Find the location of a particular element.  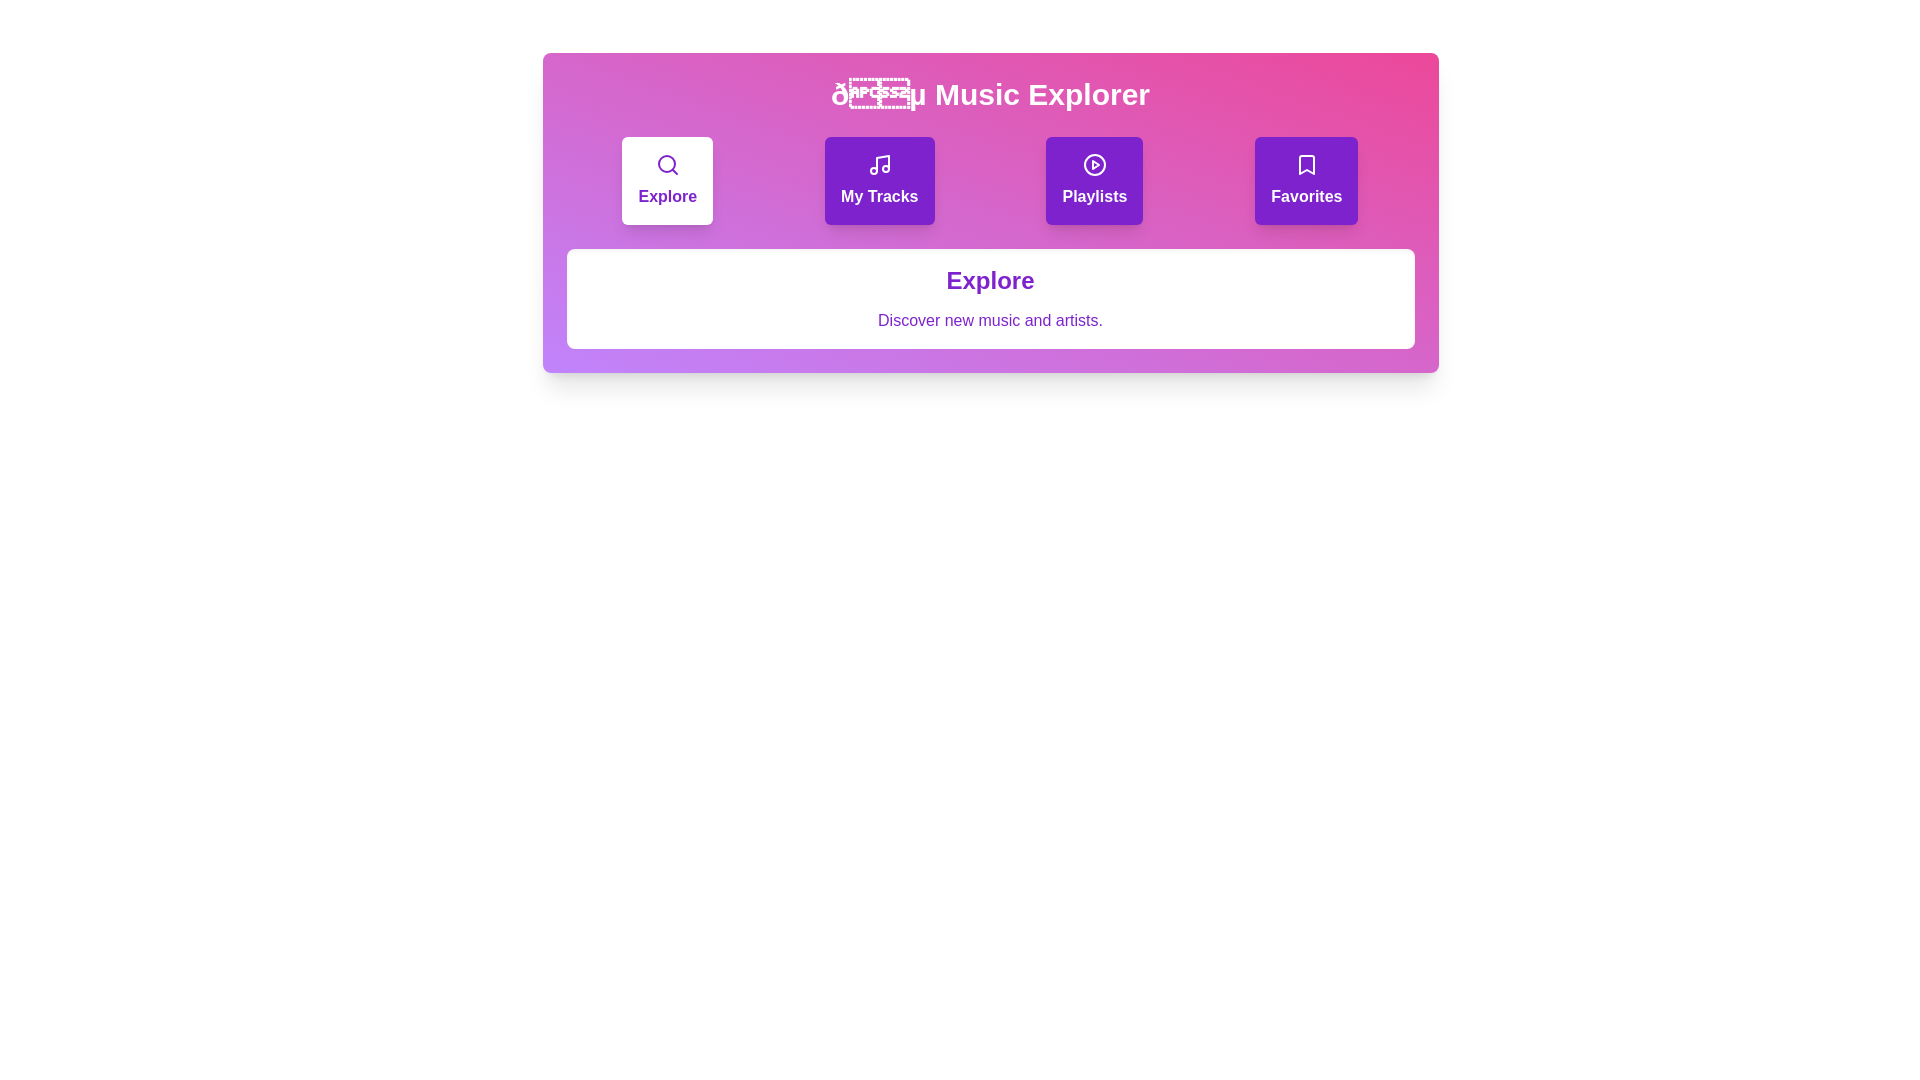

the tab Favorites is located at coordinates (1306, 181).